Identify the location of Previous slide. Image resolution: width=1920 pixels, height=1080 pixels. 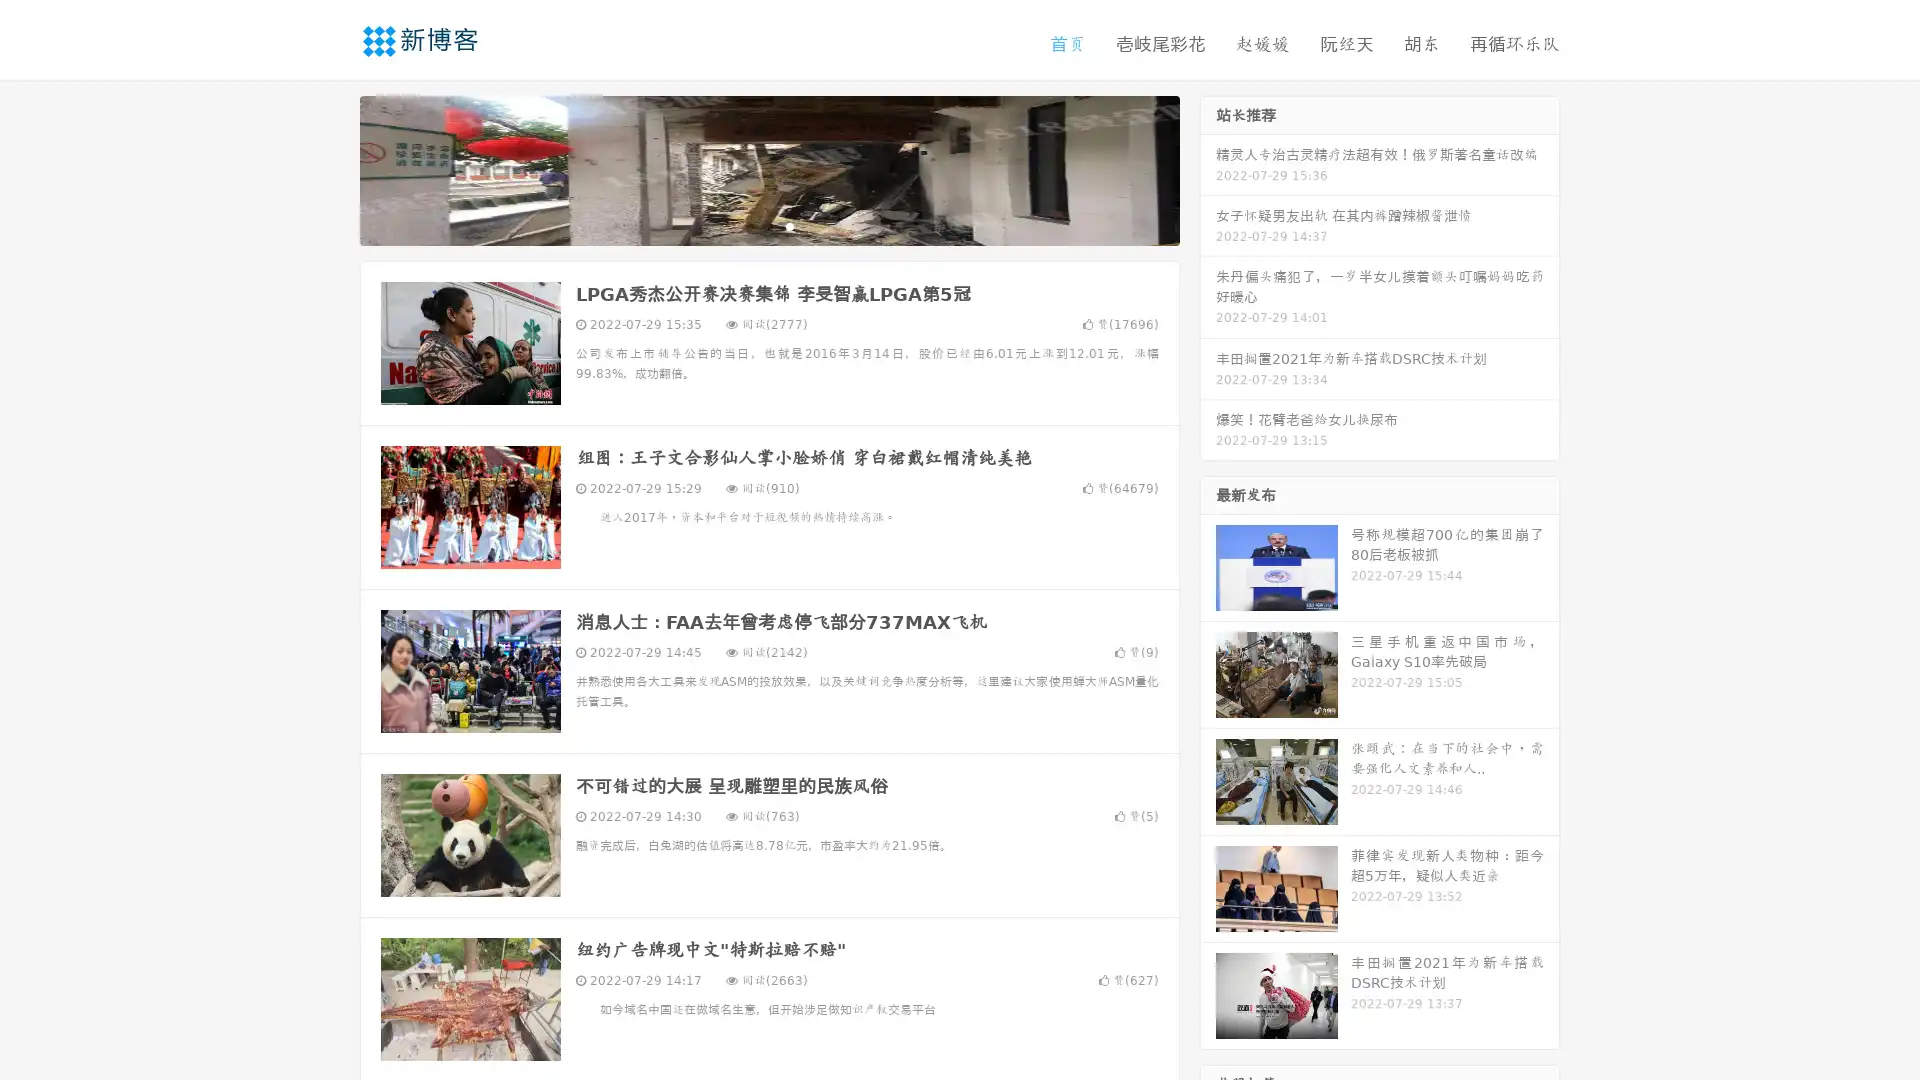
(330, 168).